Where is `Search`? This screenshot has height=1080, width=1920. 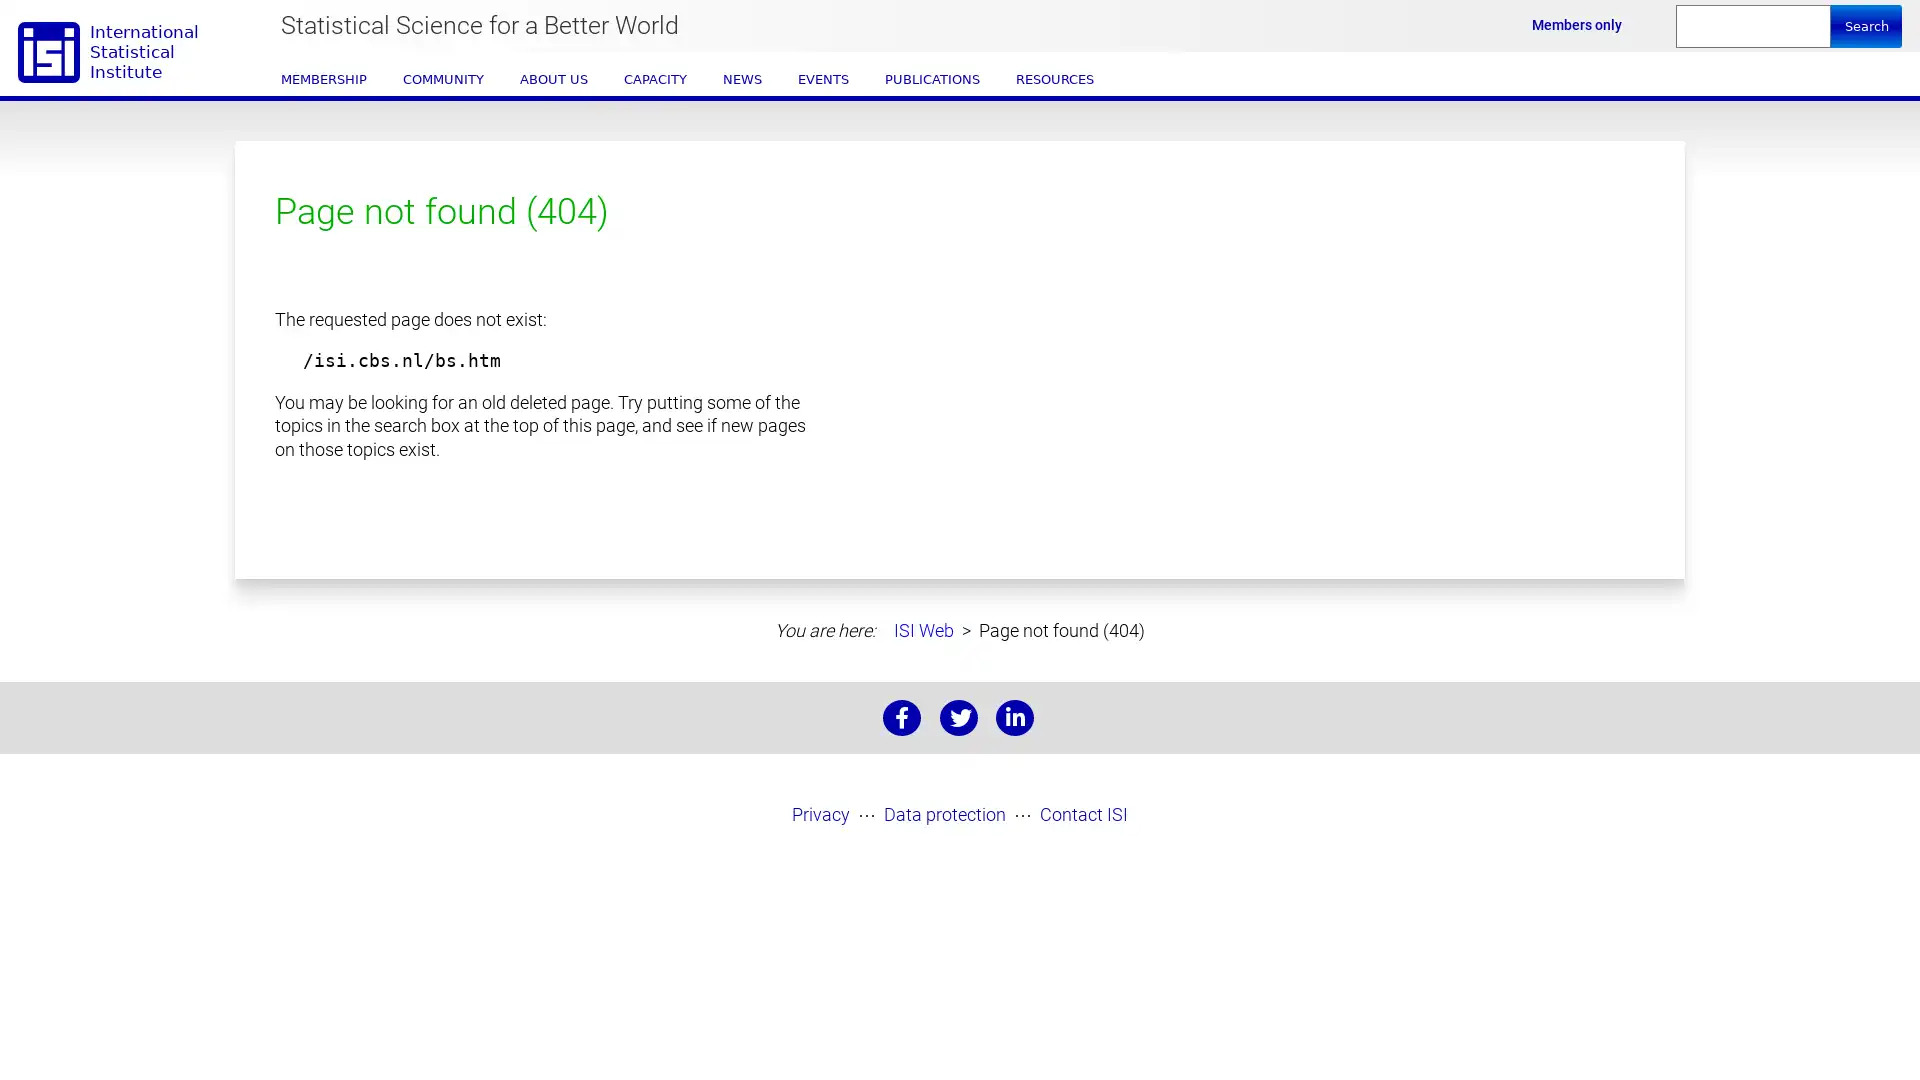
Search is located at coordinates (1865, 26).